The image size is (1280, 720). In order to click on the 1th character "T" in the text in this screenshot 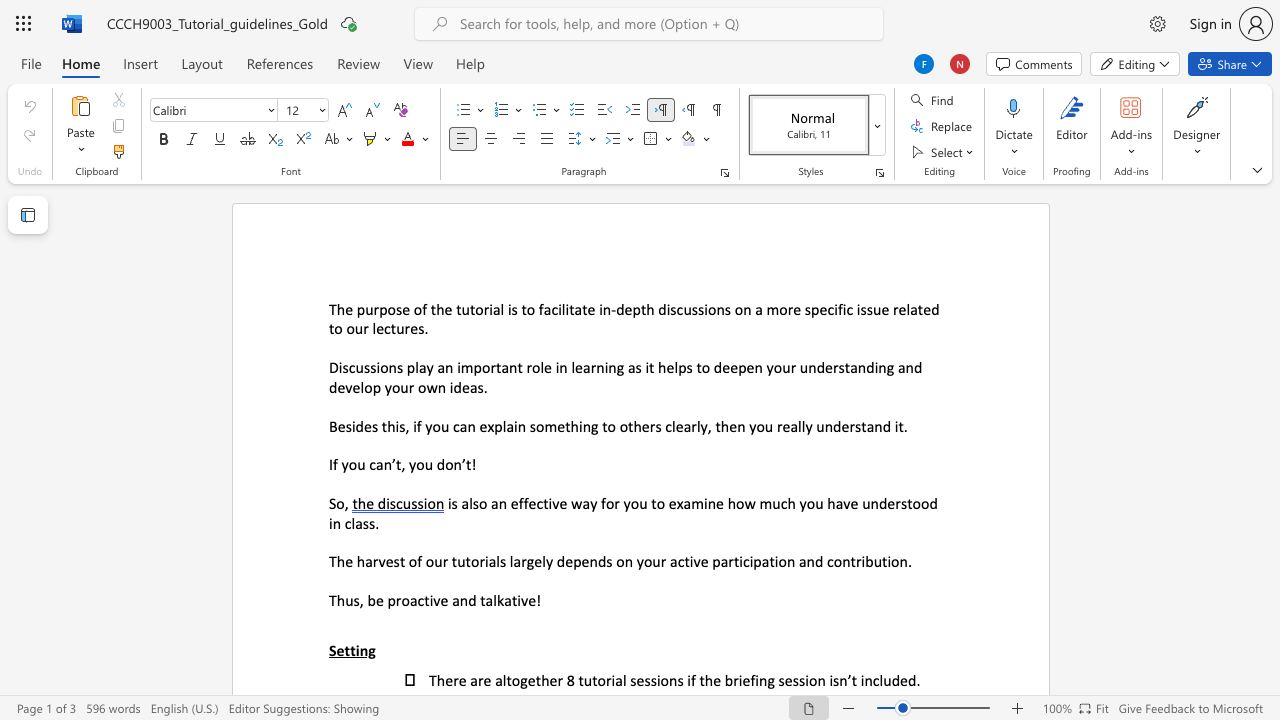, I will do `click(431, 679)`.